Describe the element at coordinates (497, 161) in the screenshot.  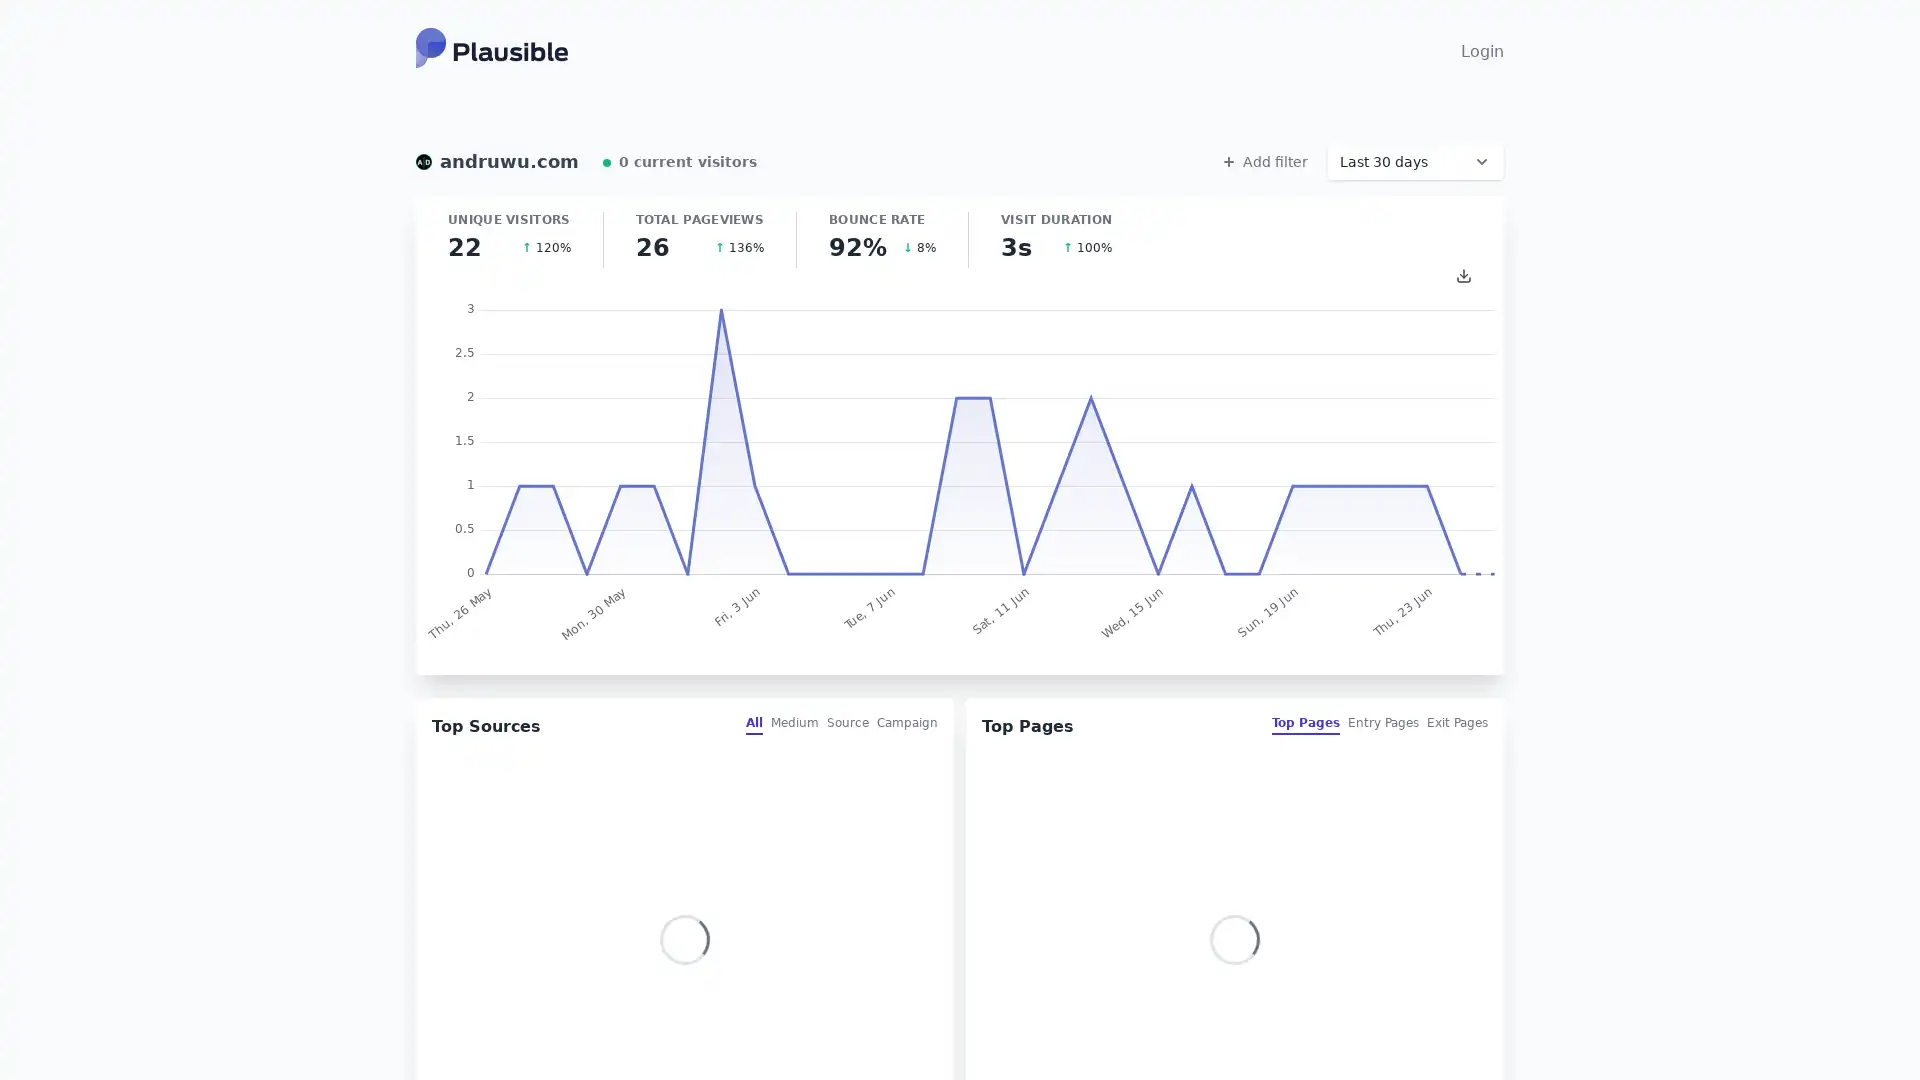
I see `andruwu.com` at that location.